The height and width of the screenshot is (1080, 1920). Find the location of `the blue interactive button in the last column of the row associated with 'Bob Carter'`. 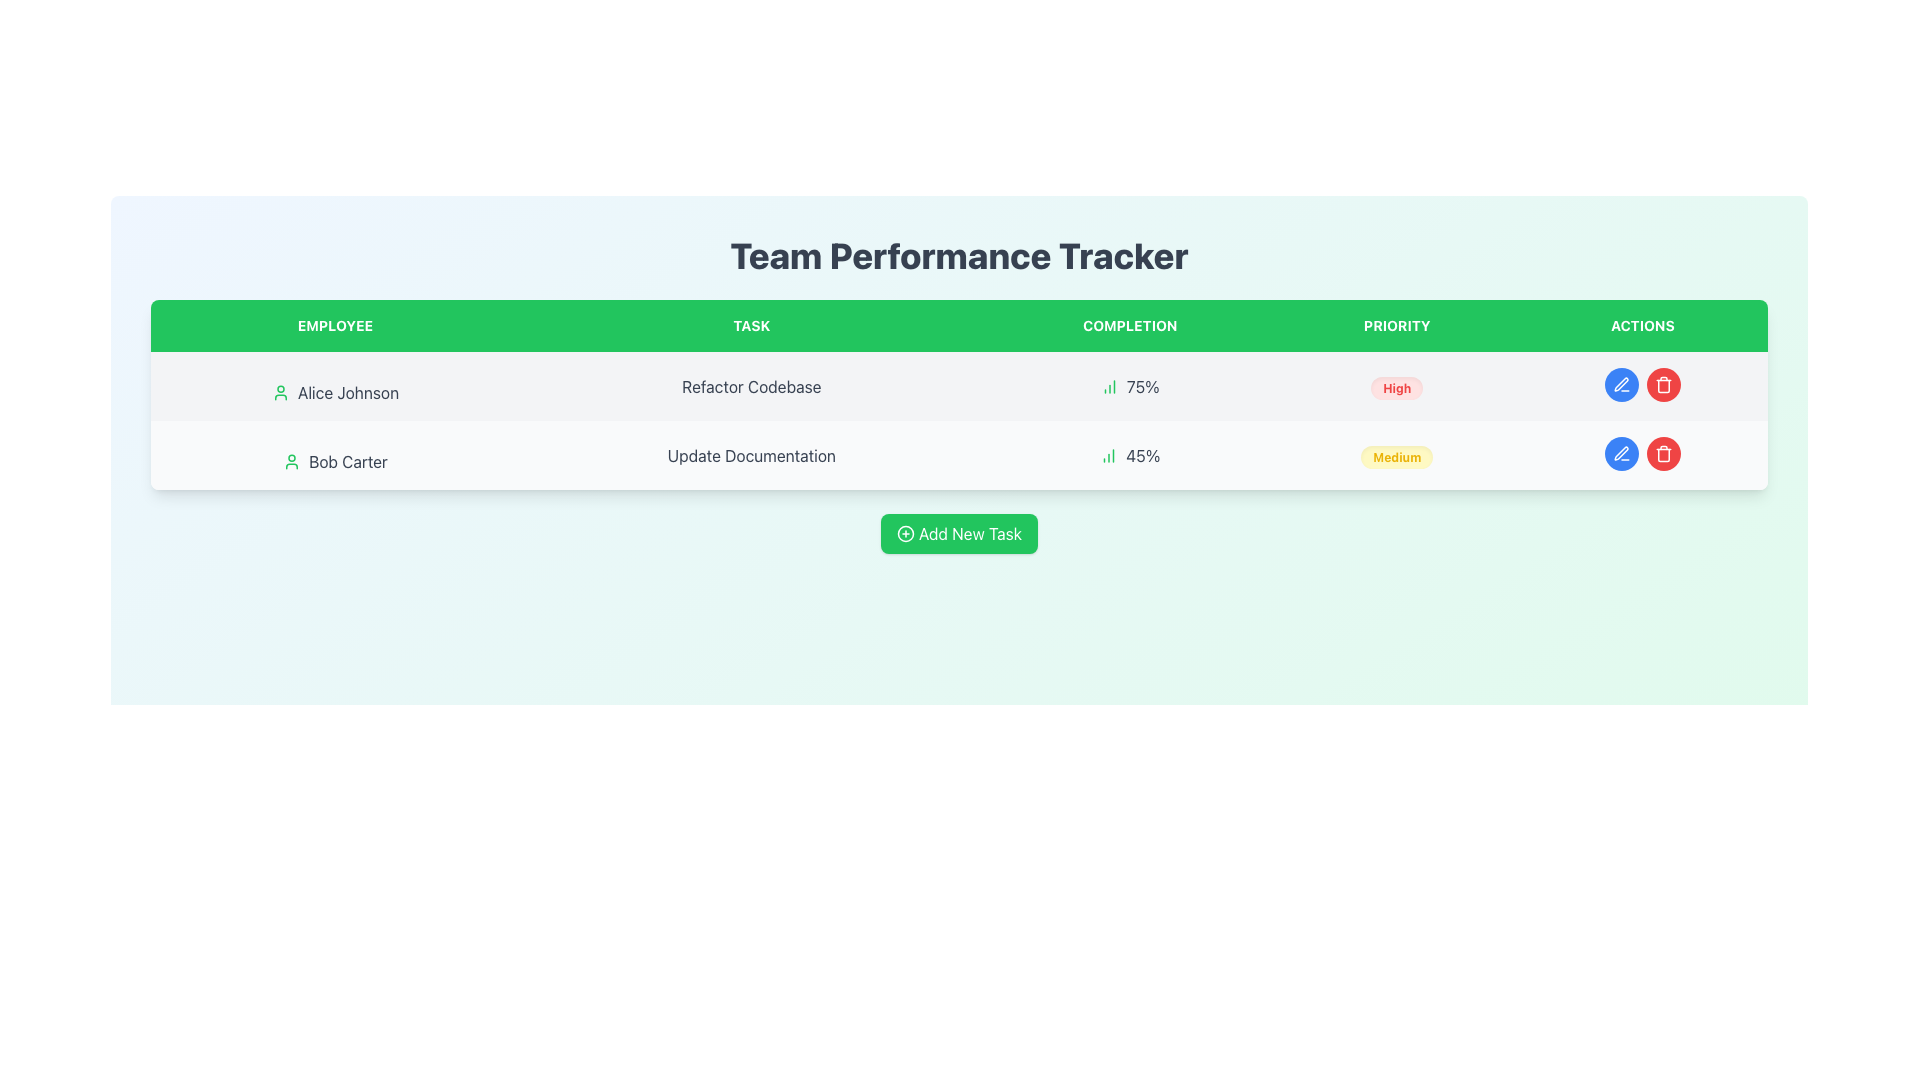

the blue interactive button in the last column of the row associated with 'Bob Carter' is located at coordinates (1642, 454).